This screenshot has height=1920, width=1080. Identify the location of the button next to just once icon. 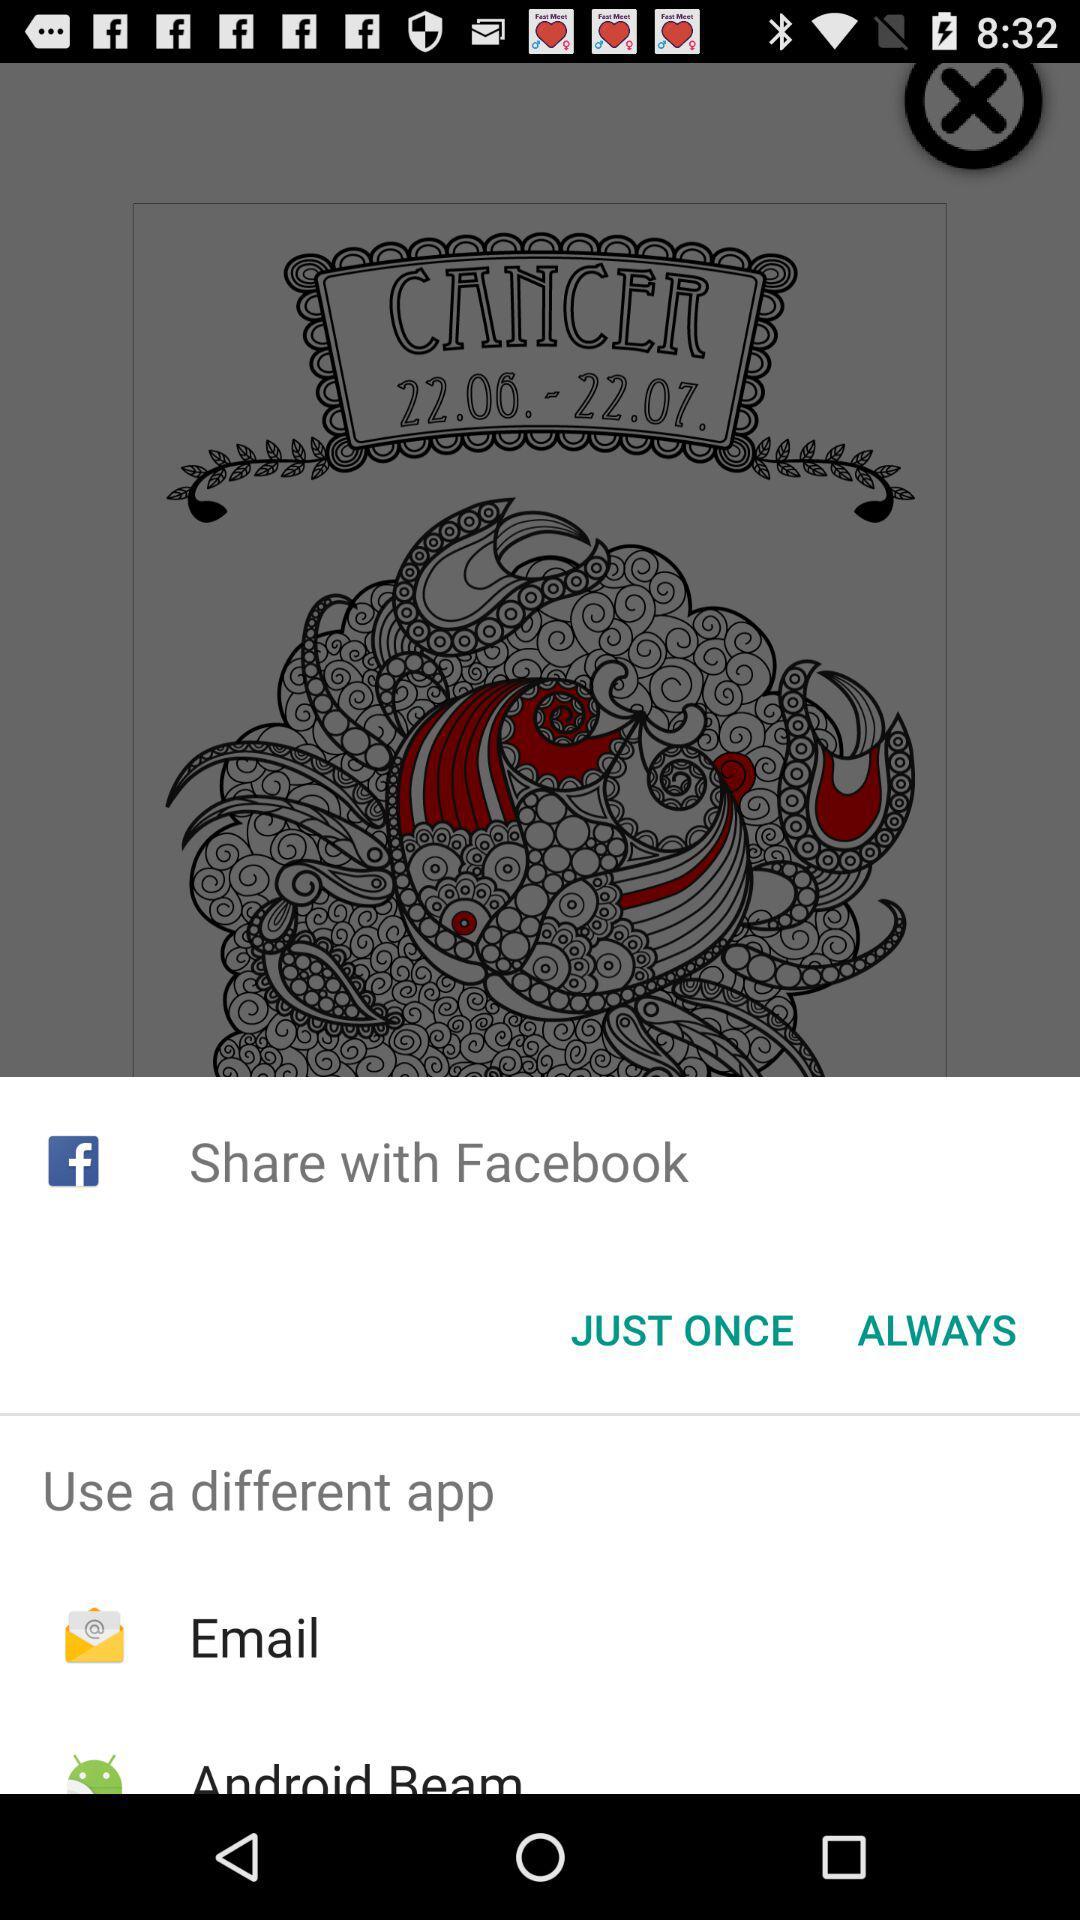
(937, 1329).